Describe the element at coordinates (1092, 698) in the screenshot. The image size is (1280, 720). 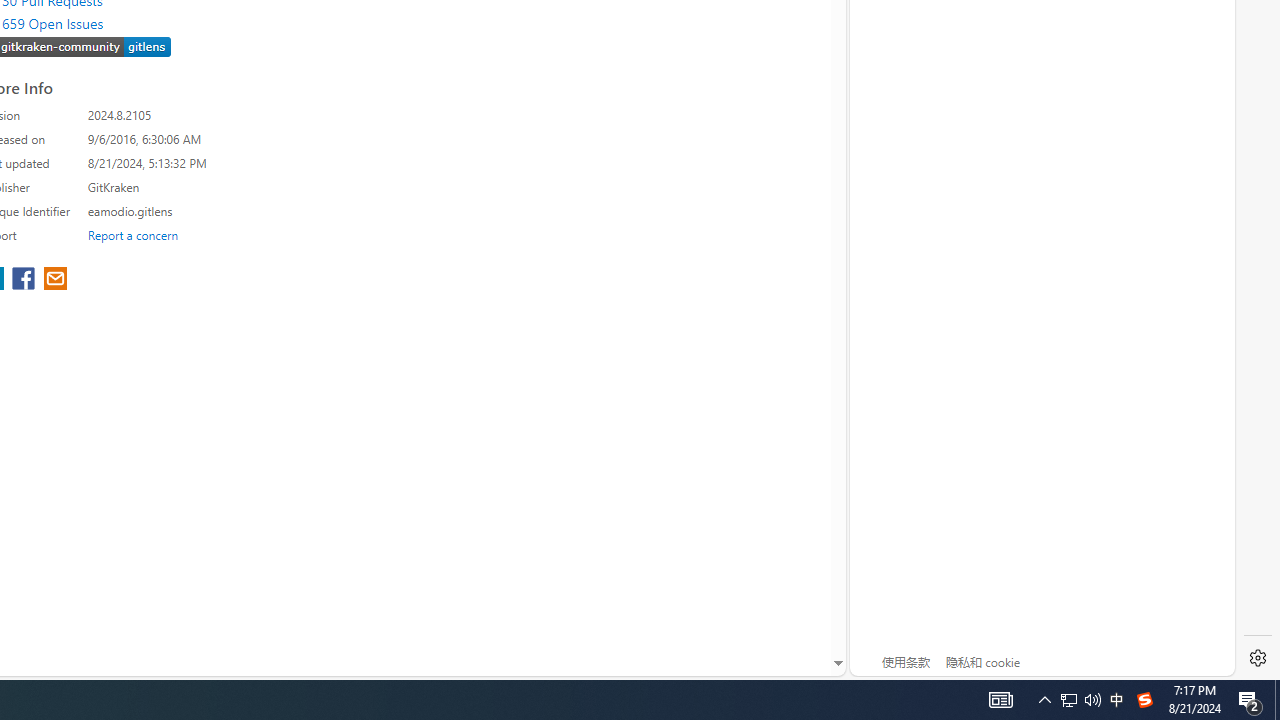
I see `'Q2790: 100%'` at that location.